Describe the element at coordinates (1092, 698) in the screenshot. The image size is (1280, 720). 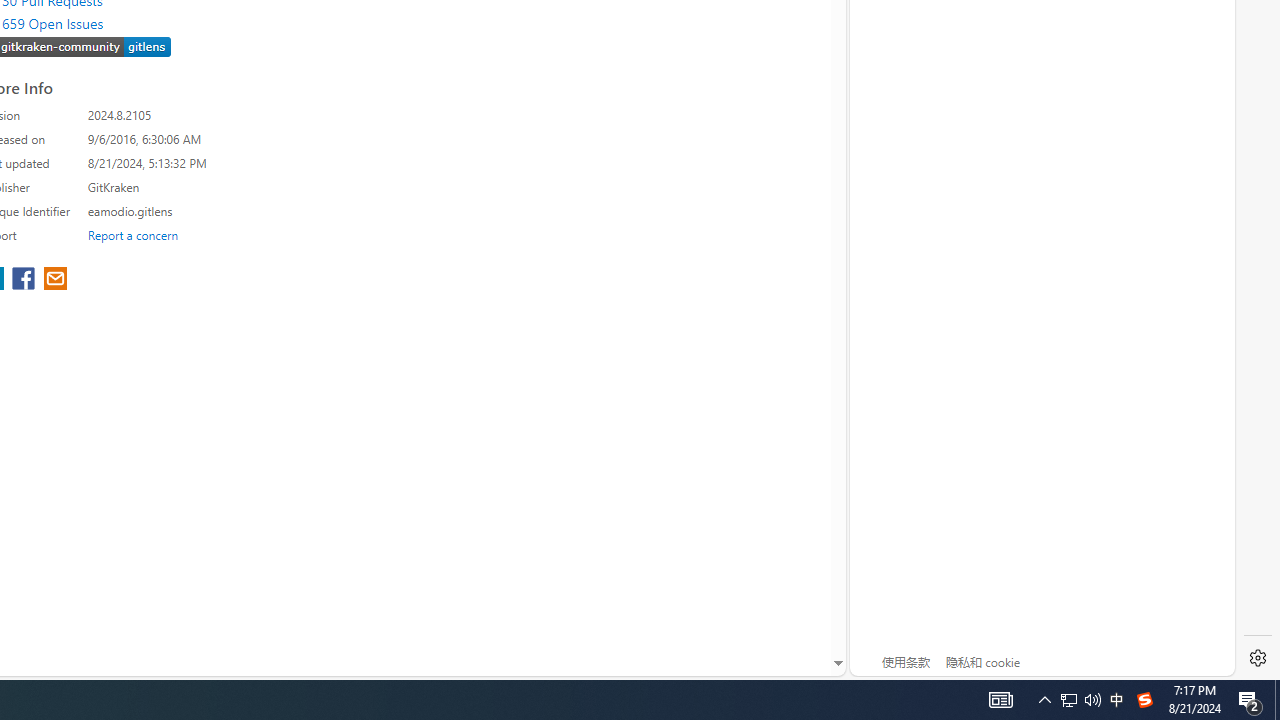
I see `'Q2790: 100%'` at that location.